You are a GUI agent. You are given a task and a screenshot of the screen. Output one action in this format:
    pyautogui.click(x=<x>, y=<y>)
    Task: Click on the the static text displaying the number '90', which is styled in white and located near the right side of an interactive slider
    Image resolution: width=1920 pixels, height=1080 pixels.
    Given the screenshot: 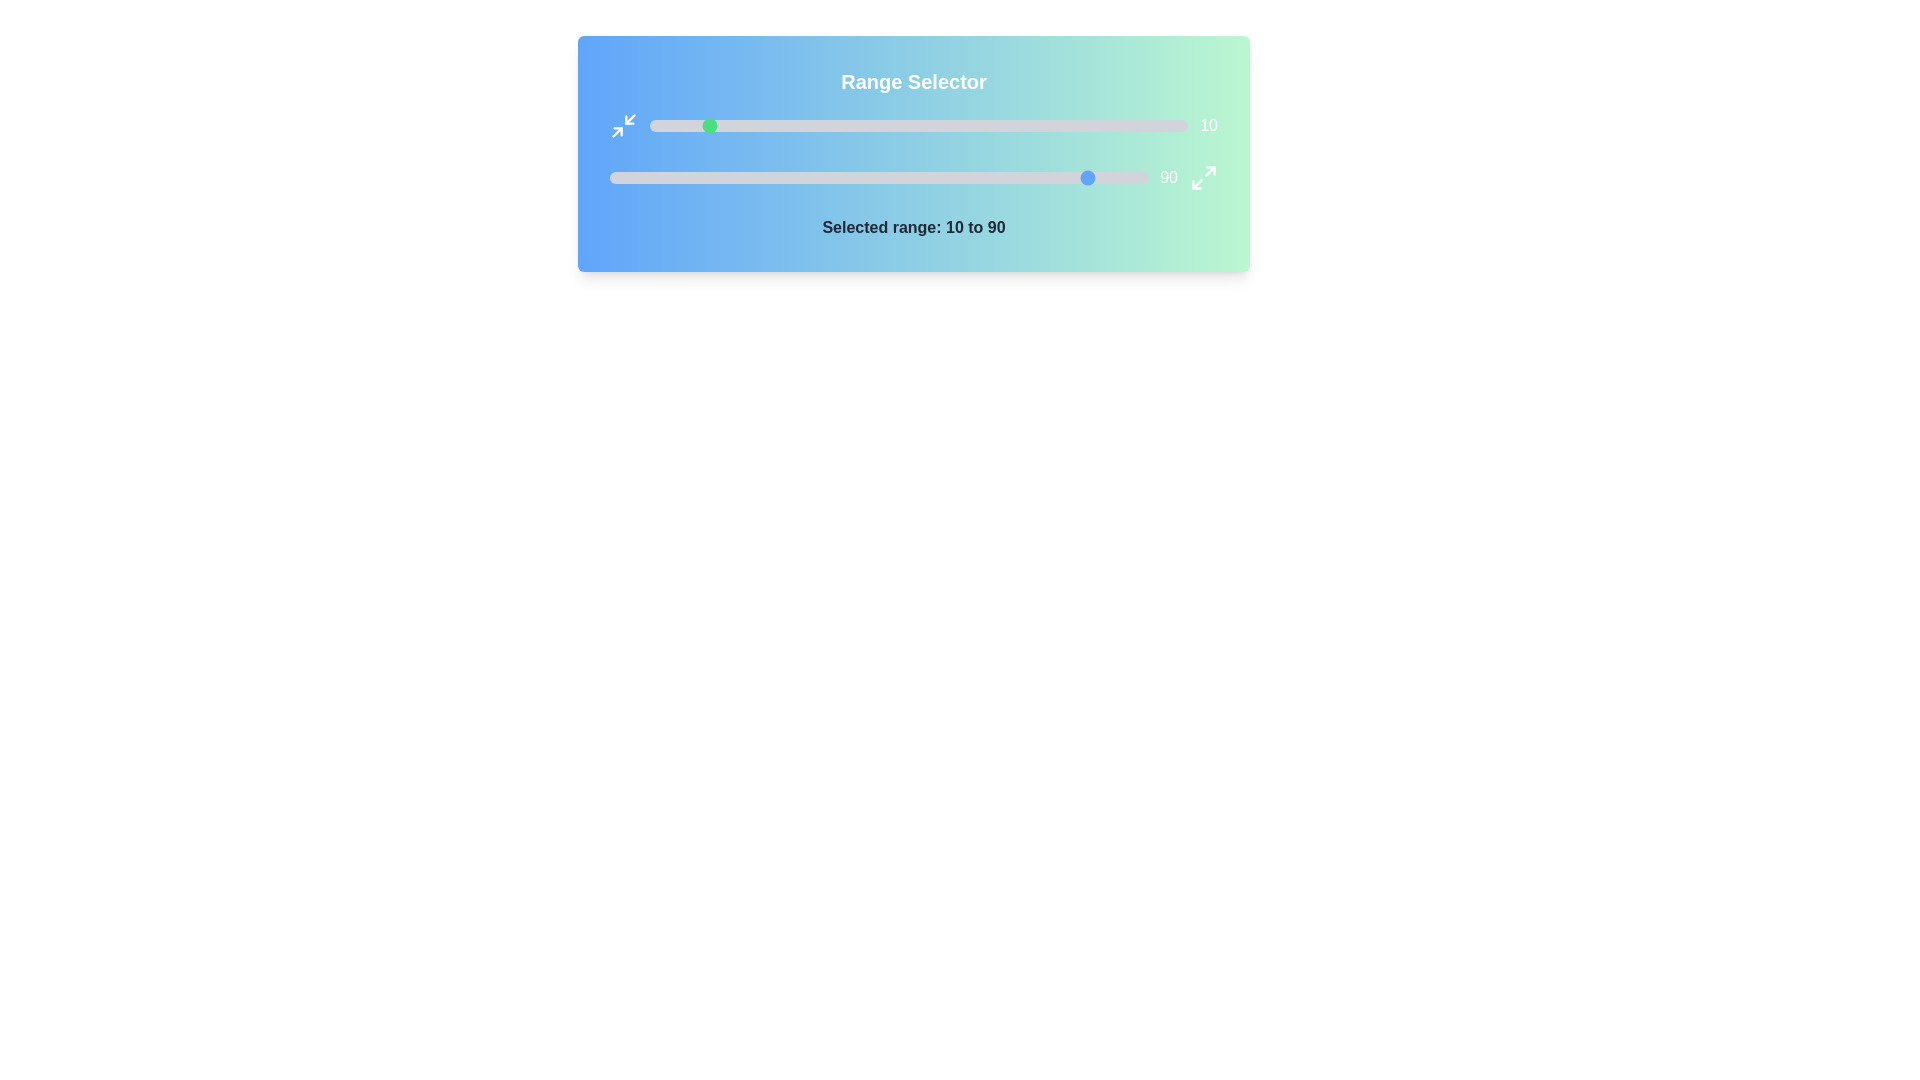 What is the action you would take?
    pyautogui.click(x=1169, y=176)
    